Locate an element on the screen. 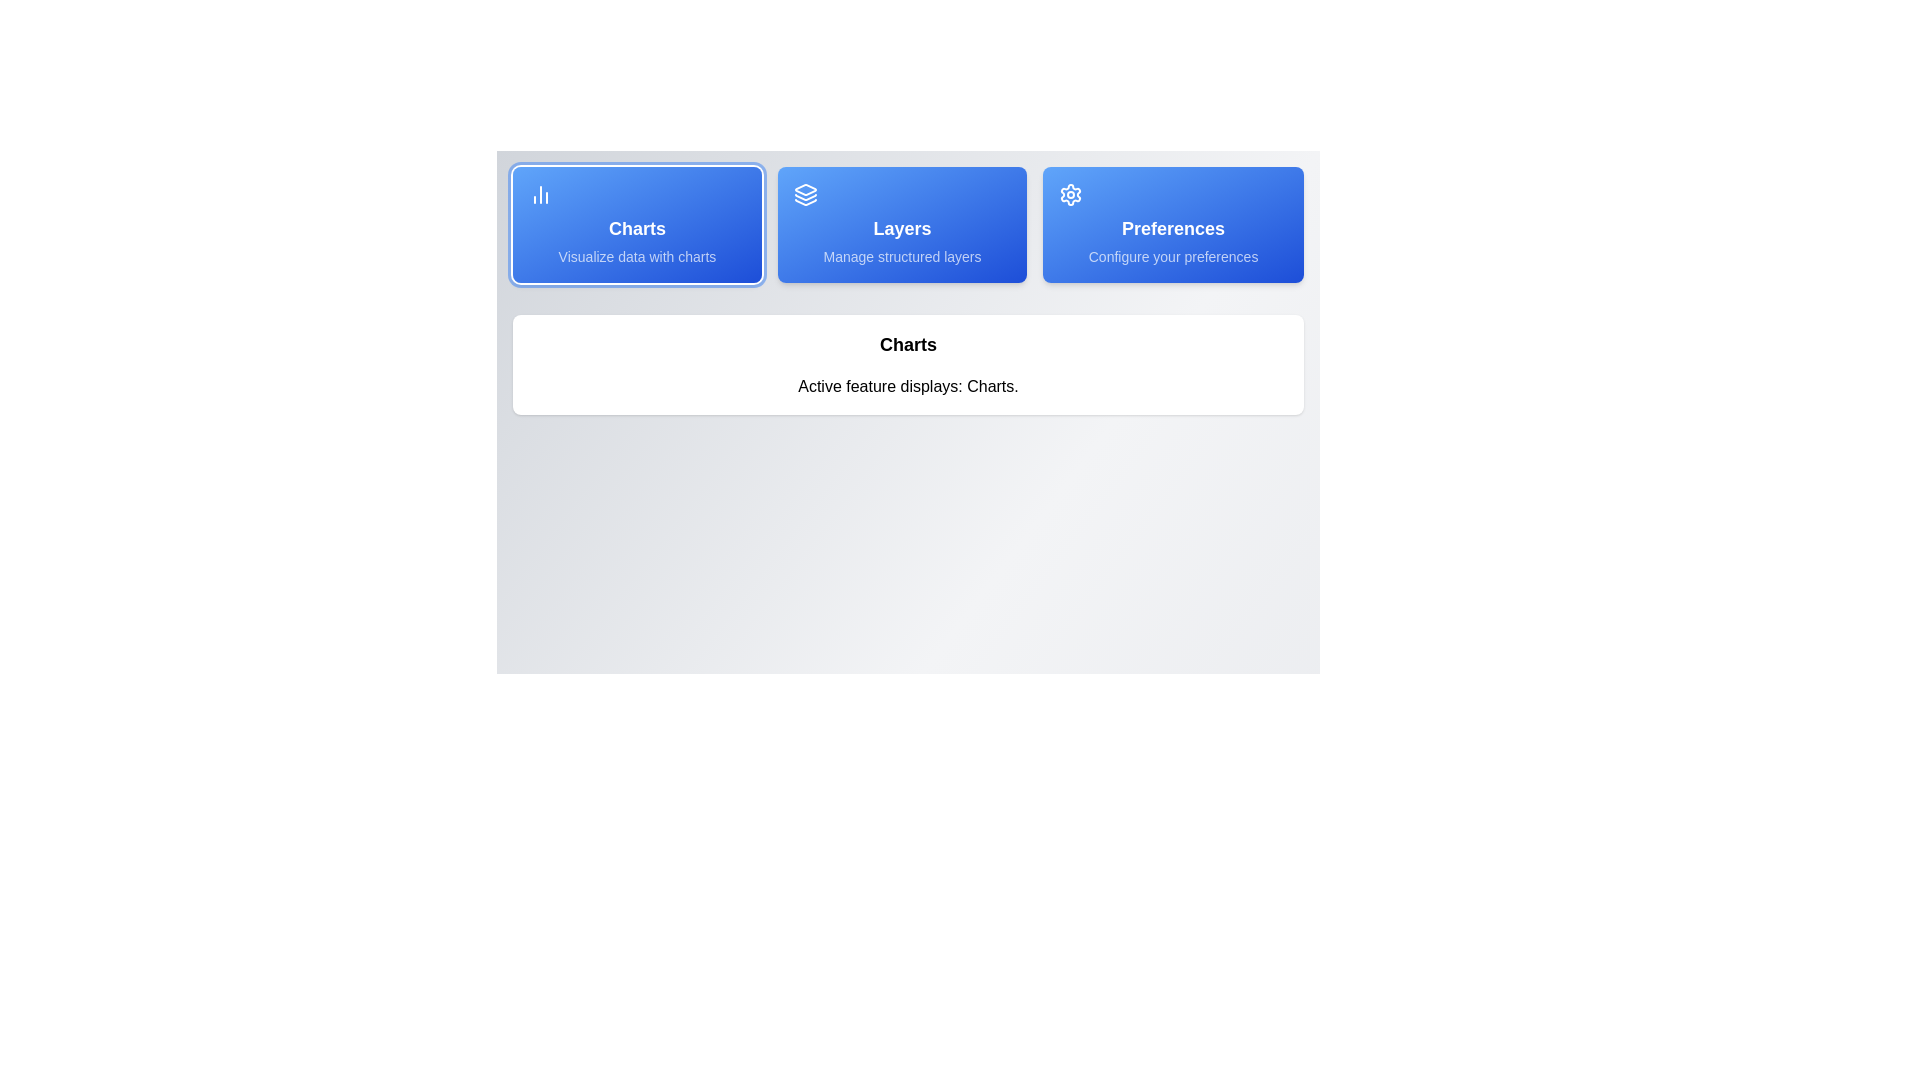  the prominent 'Layers' text label, which is styled in a large bold font and is located in the middle card of three horizontally aligned cards is located at coordinates (901, 227).